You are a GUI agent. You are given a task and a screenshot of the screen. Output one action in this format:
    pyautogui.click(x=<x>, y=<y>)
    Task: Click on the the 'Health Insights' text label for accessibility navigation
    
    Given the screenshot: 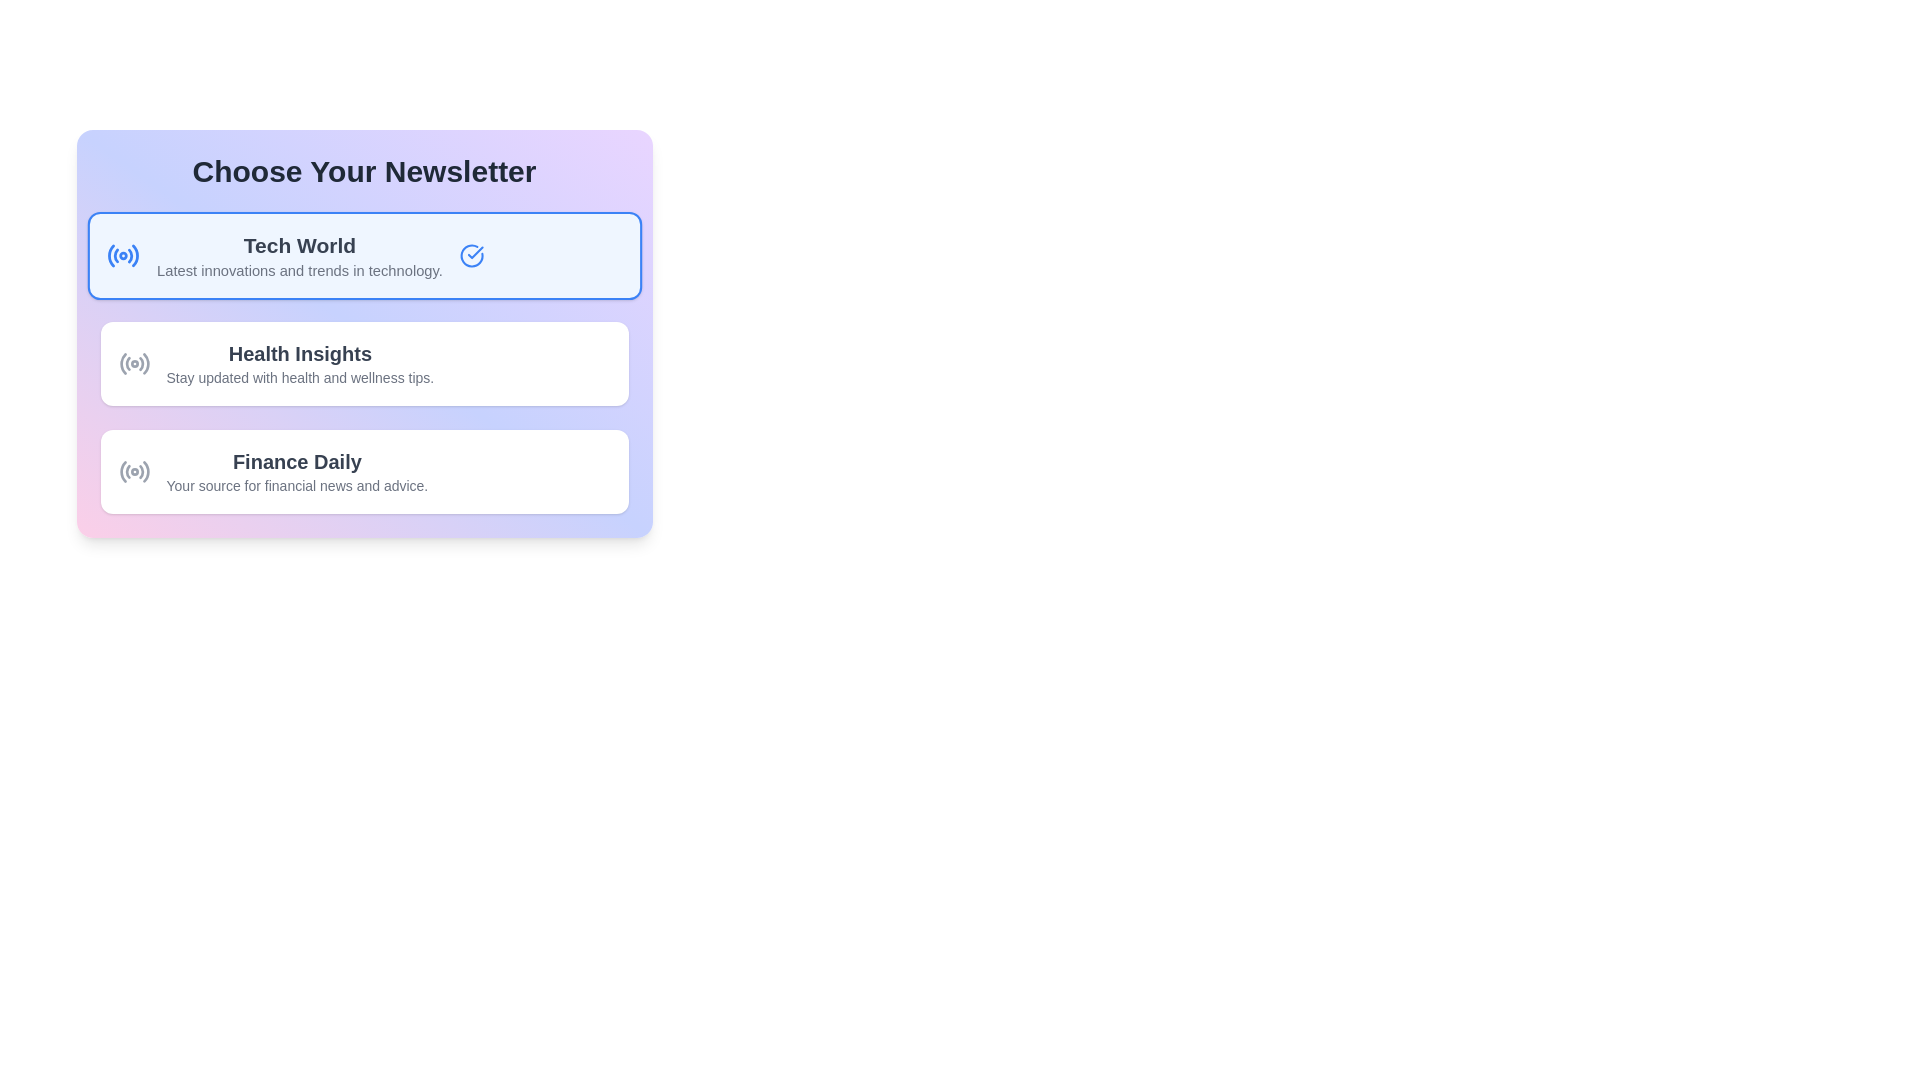 What is the action you would take?
    pyautogui.click(x=299, y=353)
    